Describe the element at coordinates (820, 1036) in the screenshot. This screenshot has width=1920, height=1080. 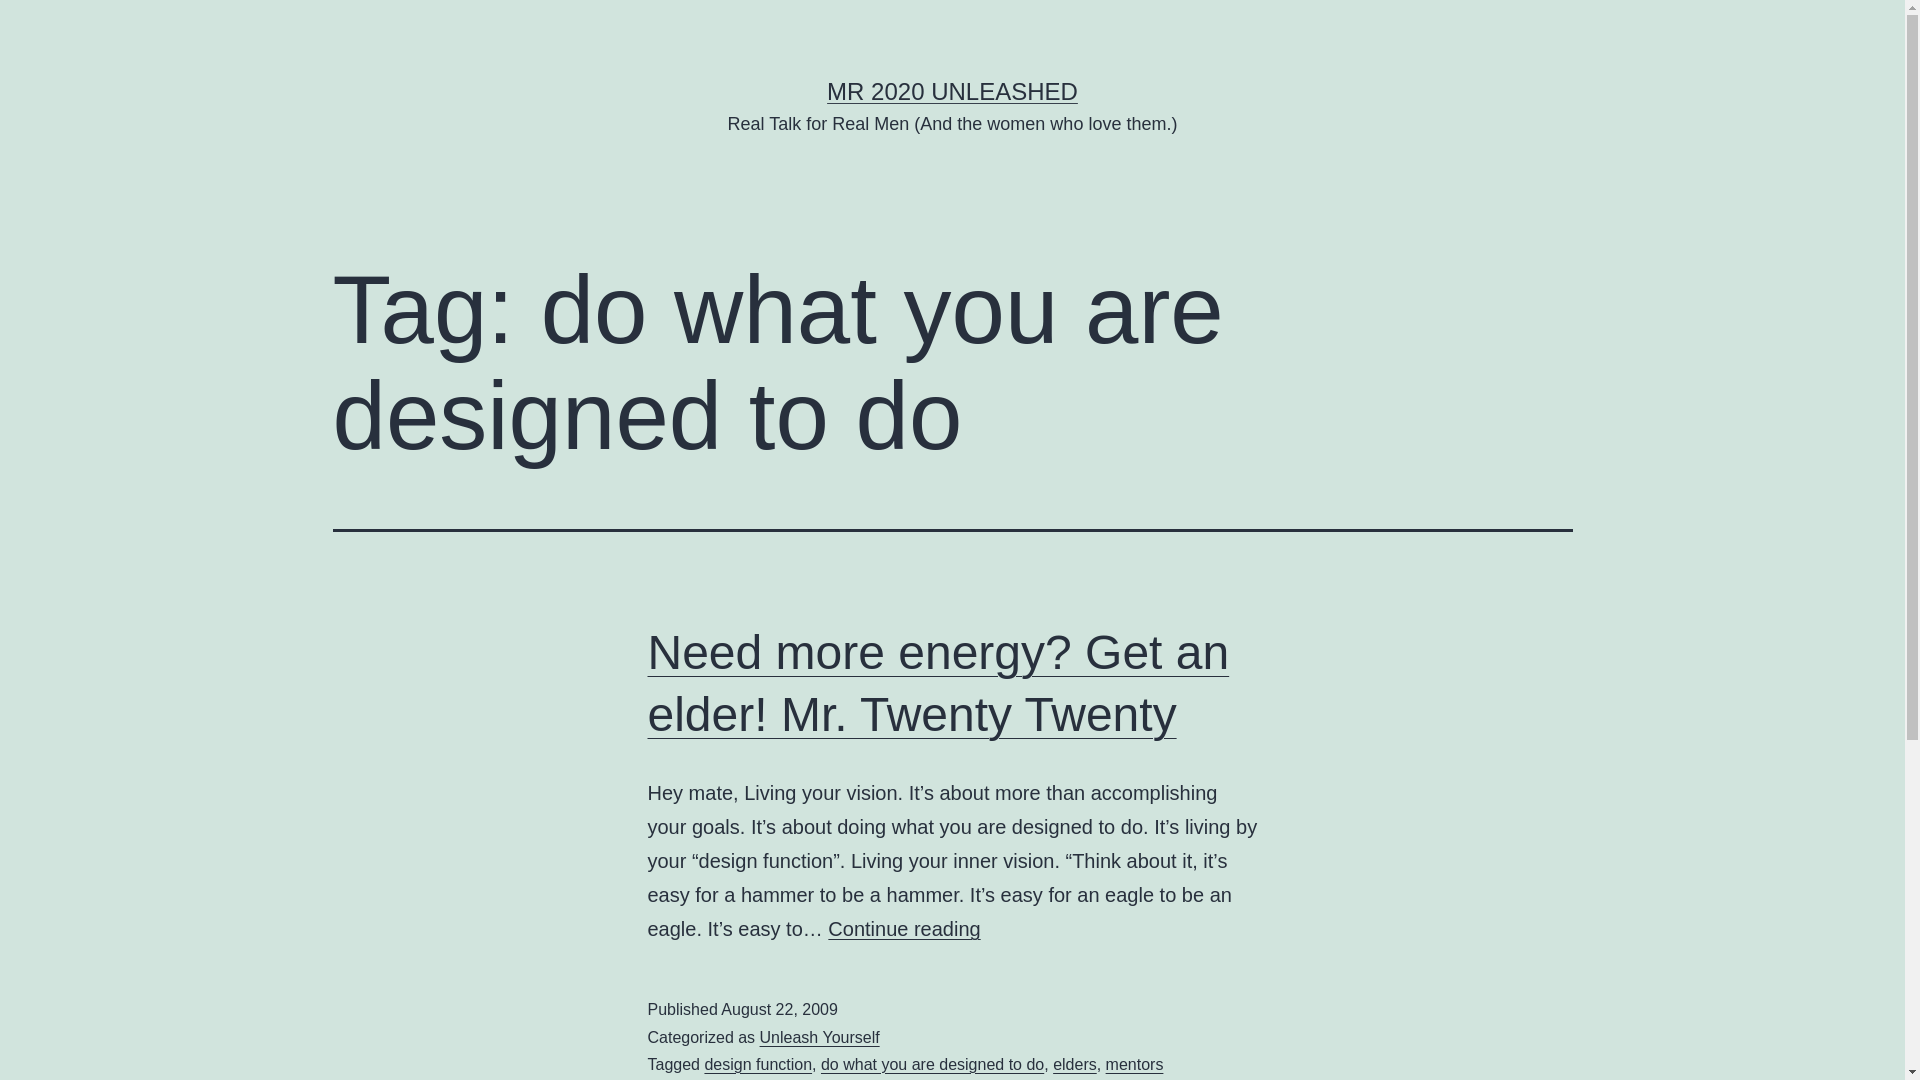
I see `'Unleash Yourself'` at that location.